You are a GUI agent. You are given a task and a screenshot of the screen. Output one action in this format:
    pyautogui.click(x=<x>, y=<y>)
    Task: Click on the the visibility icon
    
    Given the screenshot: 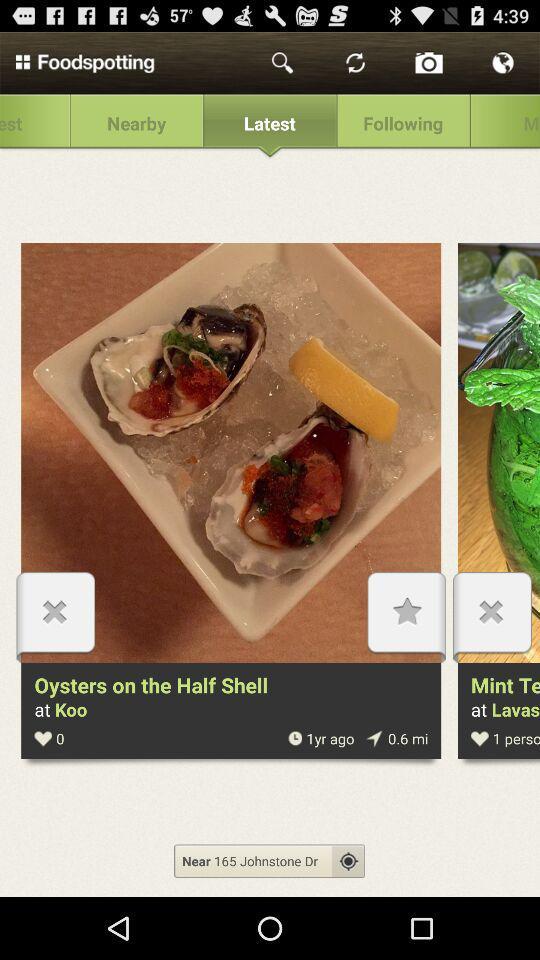 What is the action you would take?
    pyautogui.click(x=347, y=917)
    